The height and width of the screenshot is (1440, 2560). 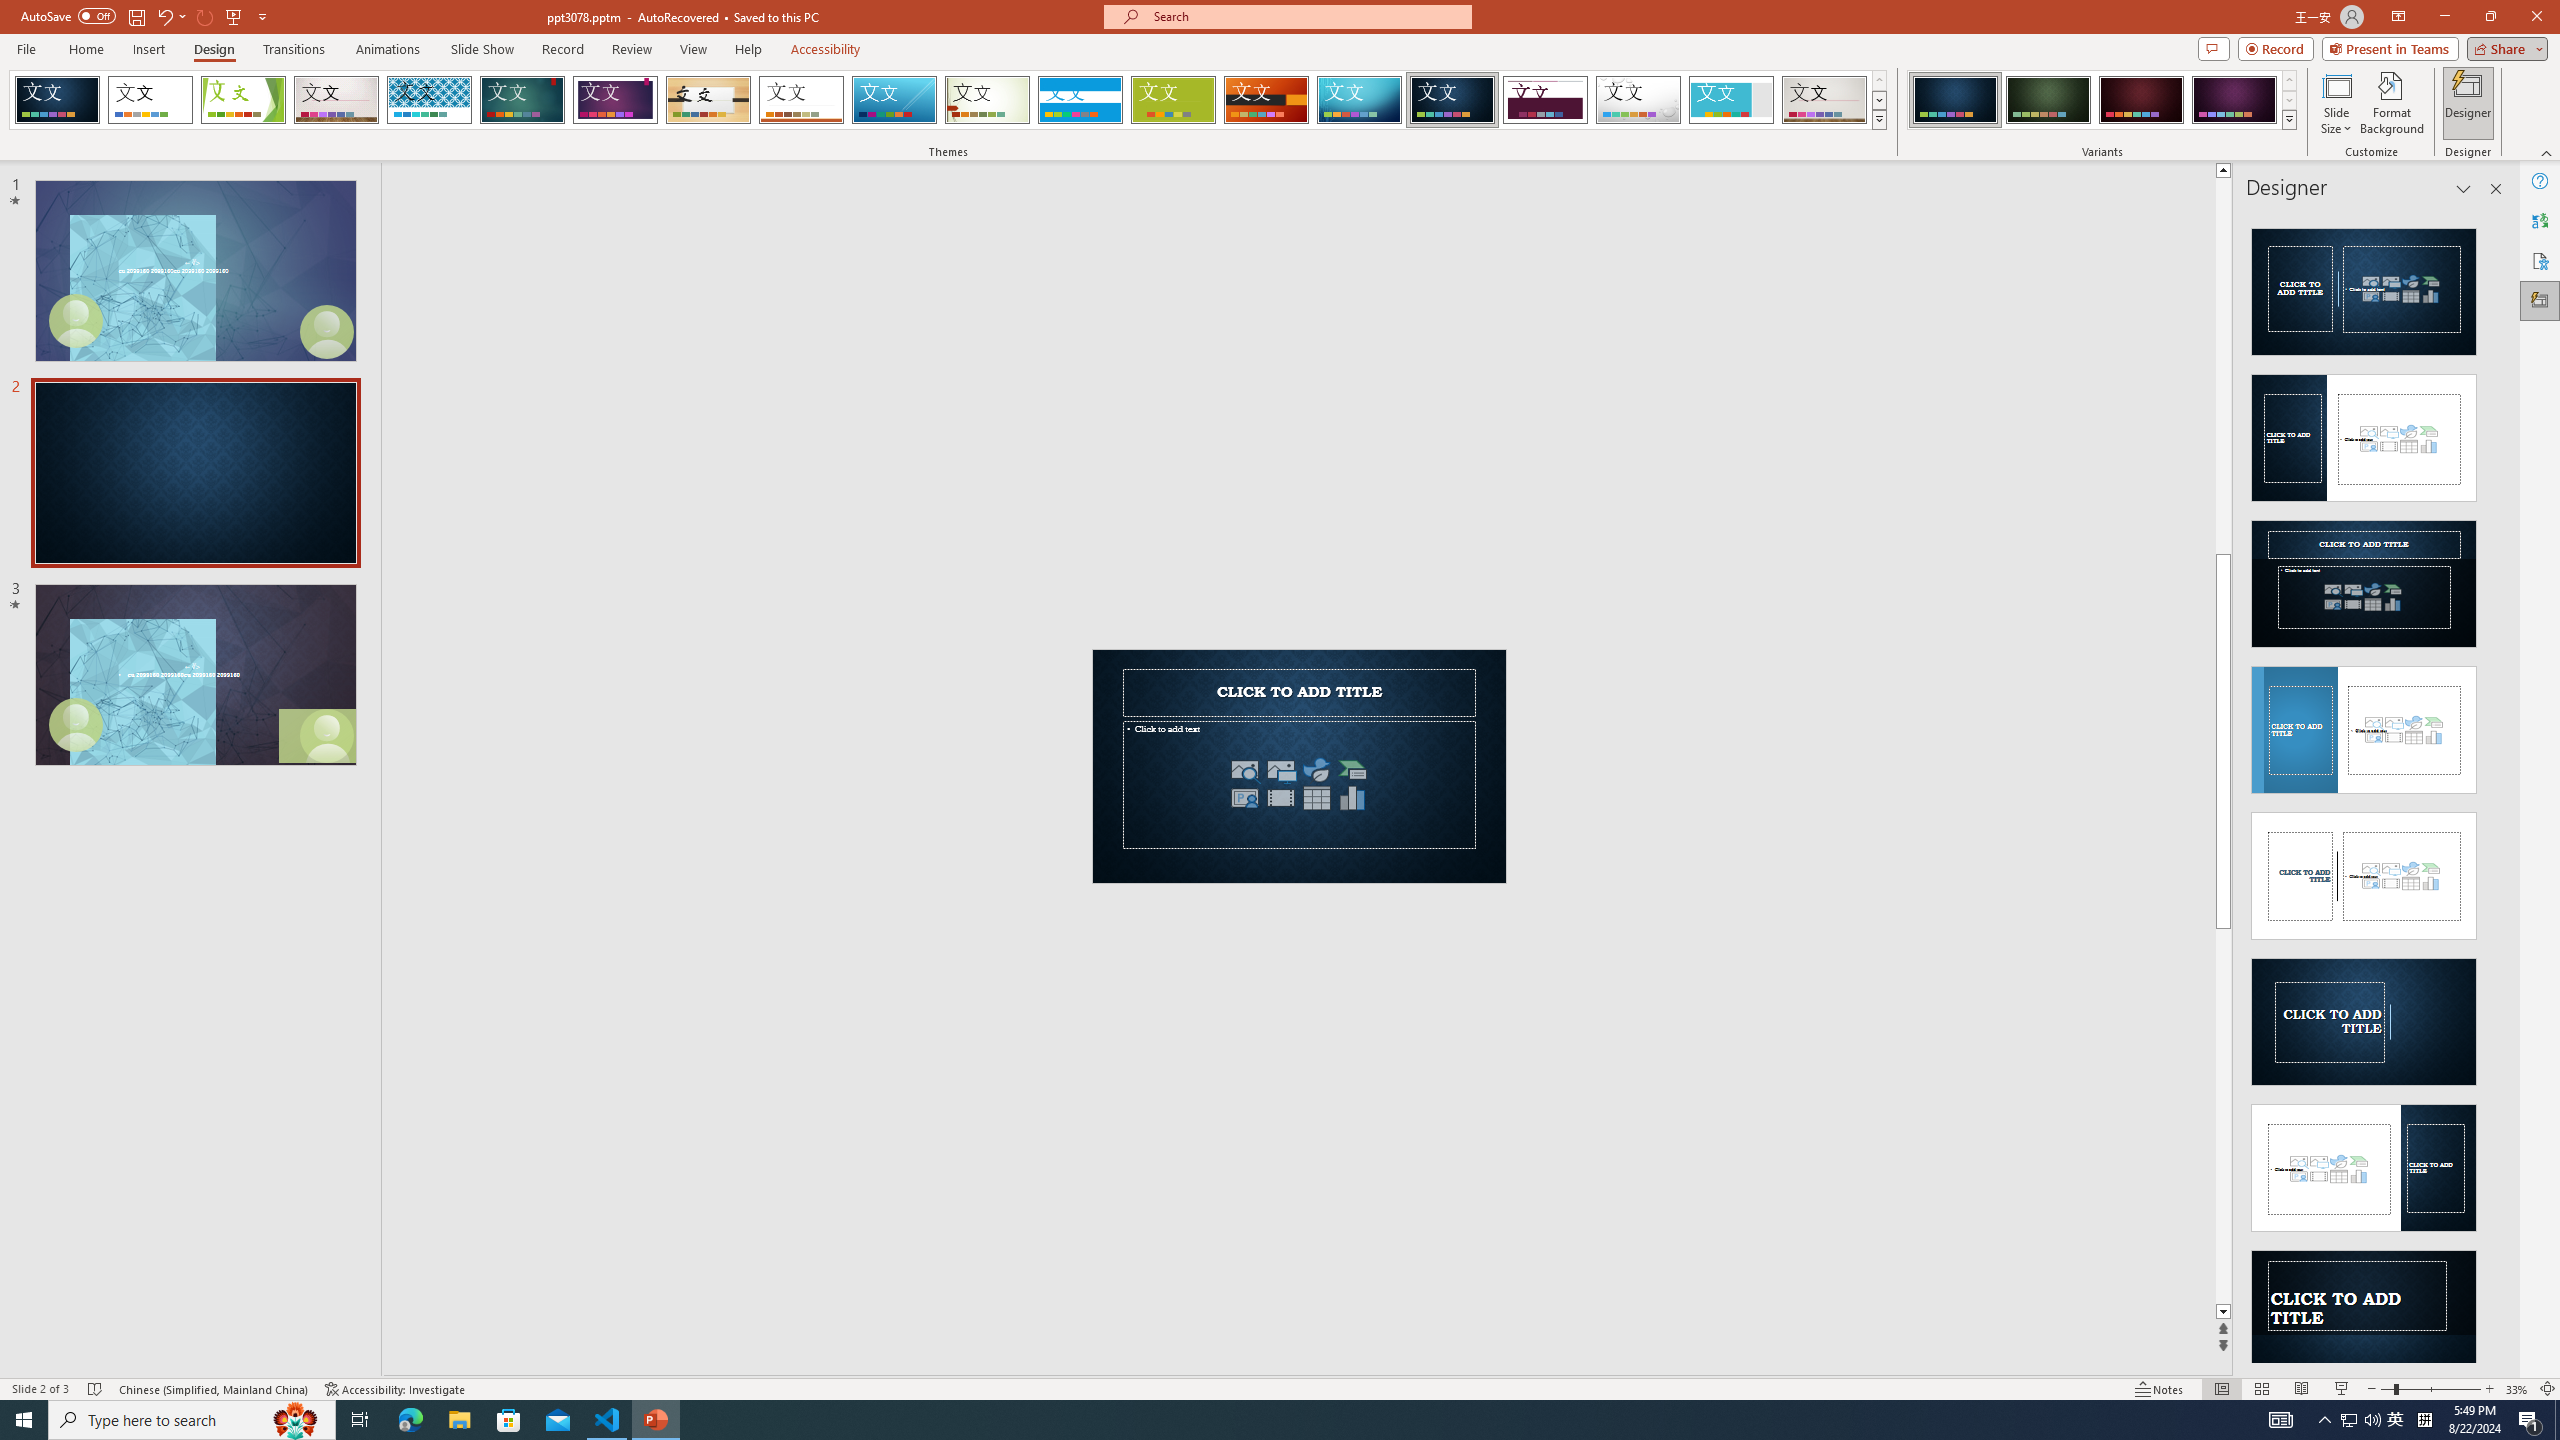 What do you see at coordinates (242, 99) in the screenshot?
I see `'Facet'` at bounding box center [242, 99].